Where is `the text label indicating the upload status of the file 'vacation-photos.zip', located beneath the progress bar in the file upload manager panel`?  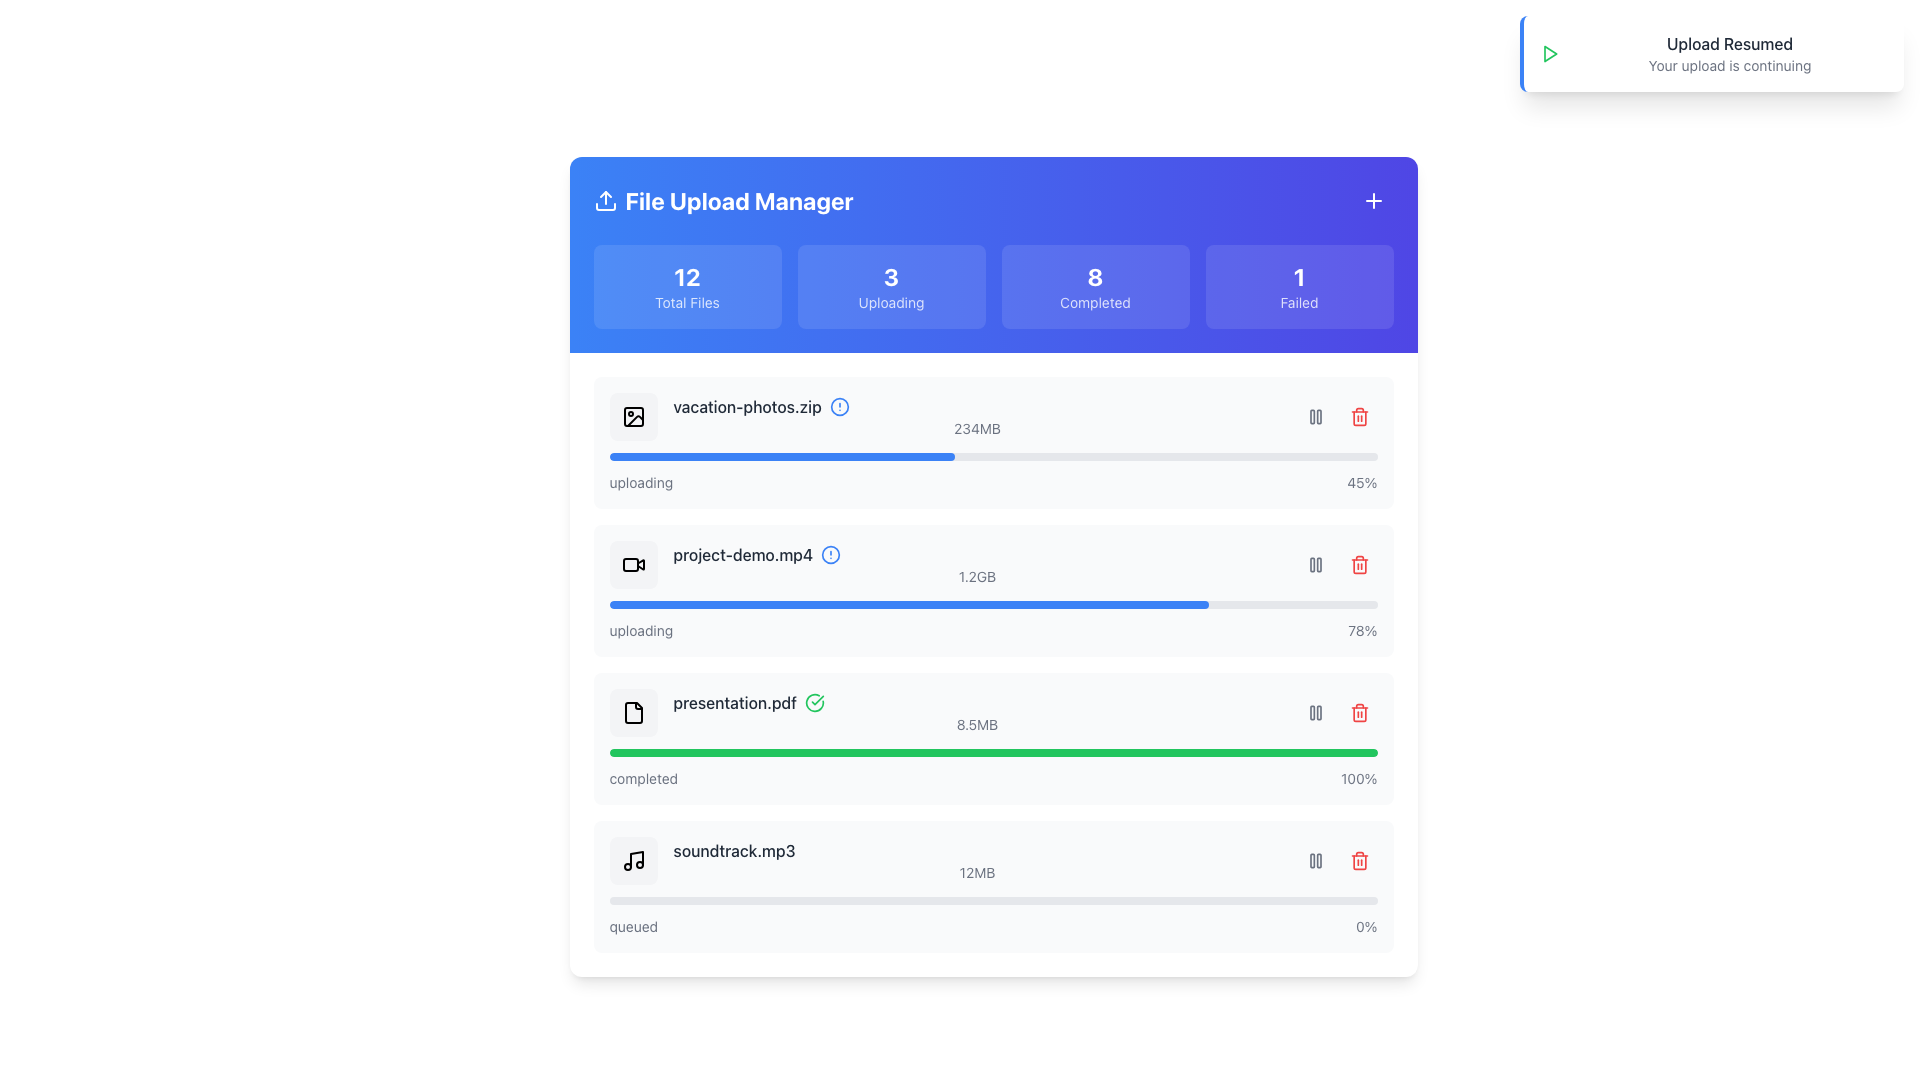 the text label indicating the upload status of the file 'vacation-photos.zip', located beneath the progress bar in the file upload manager panel is located at coordinates (641, 482).